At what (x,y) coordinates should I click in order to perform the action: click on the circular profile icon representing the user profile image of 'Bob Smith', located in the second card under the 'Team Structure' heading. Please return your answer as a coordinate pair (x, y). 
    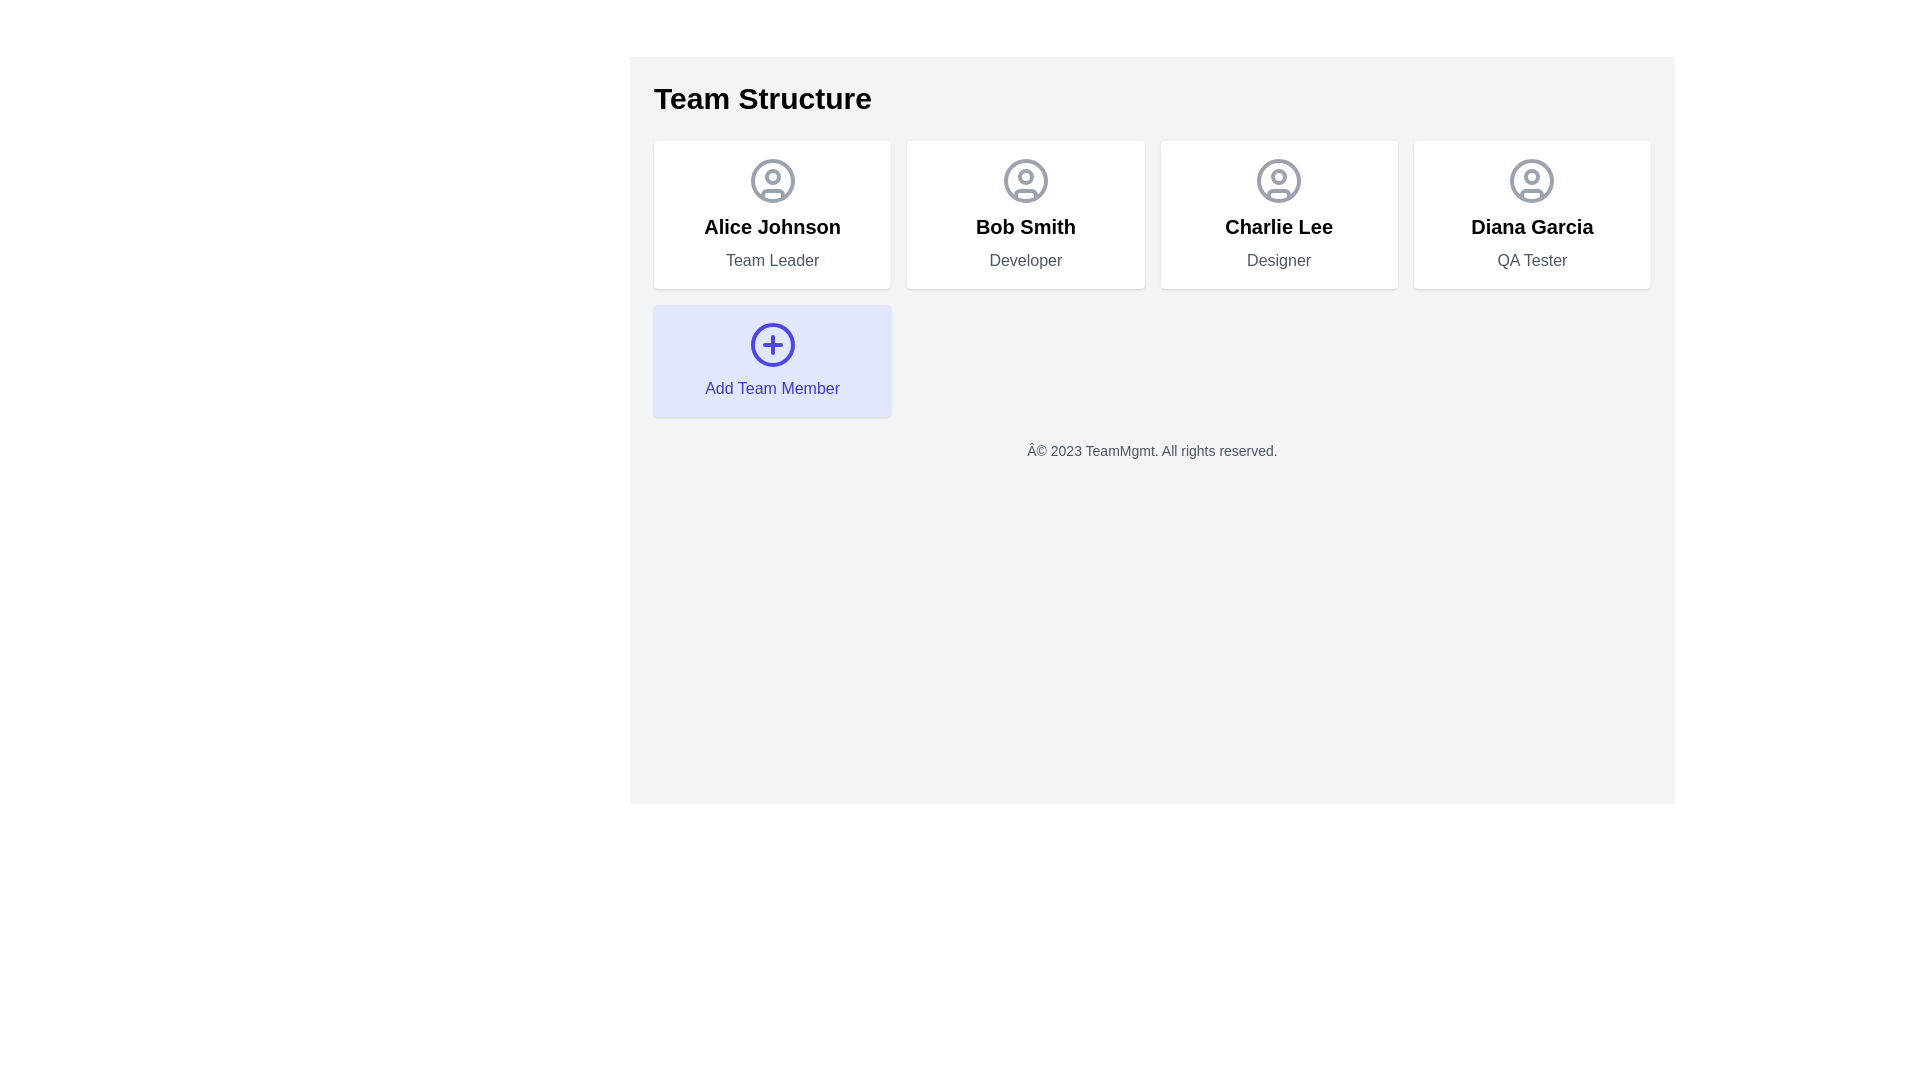
    Looking at the image, I should click on (1025, 181).